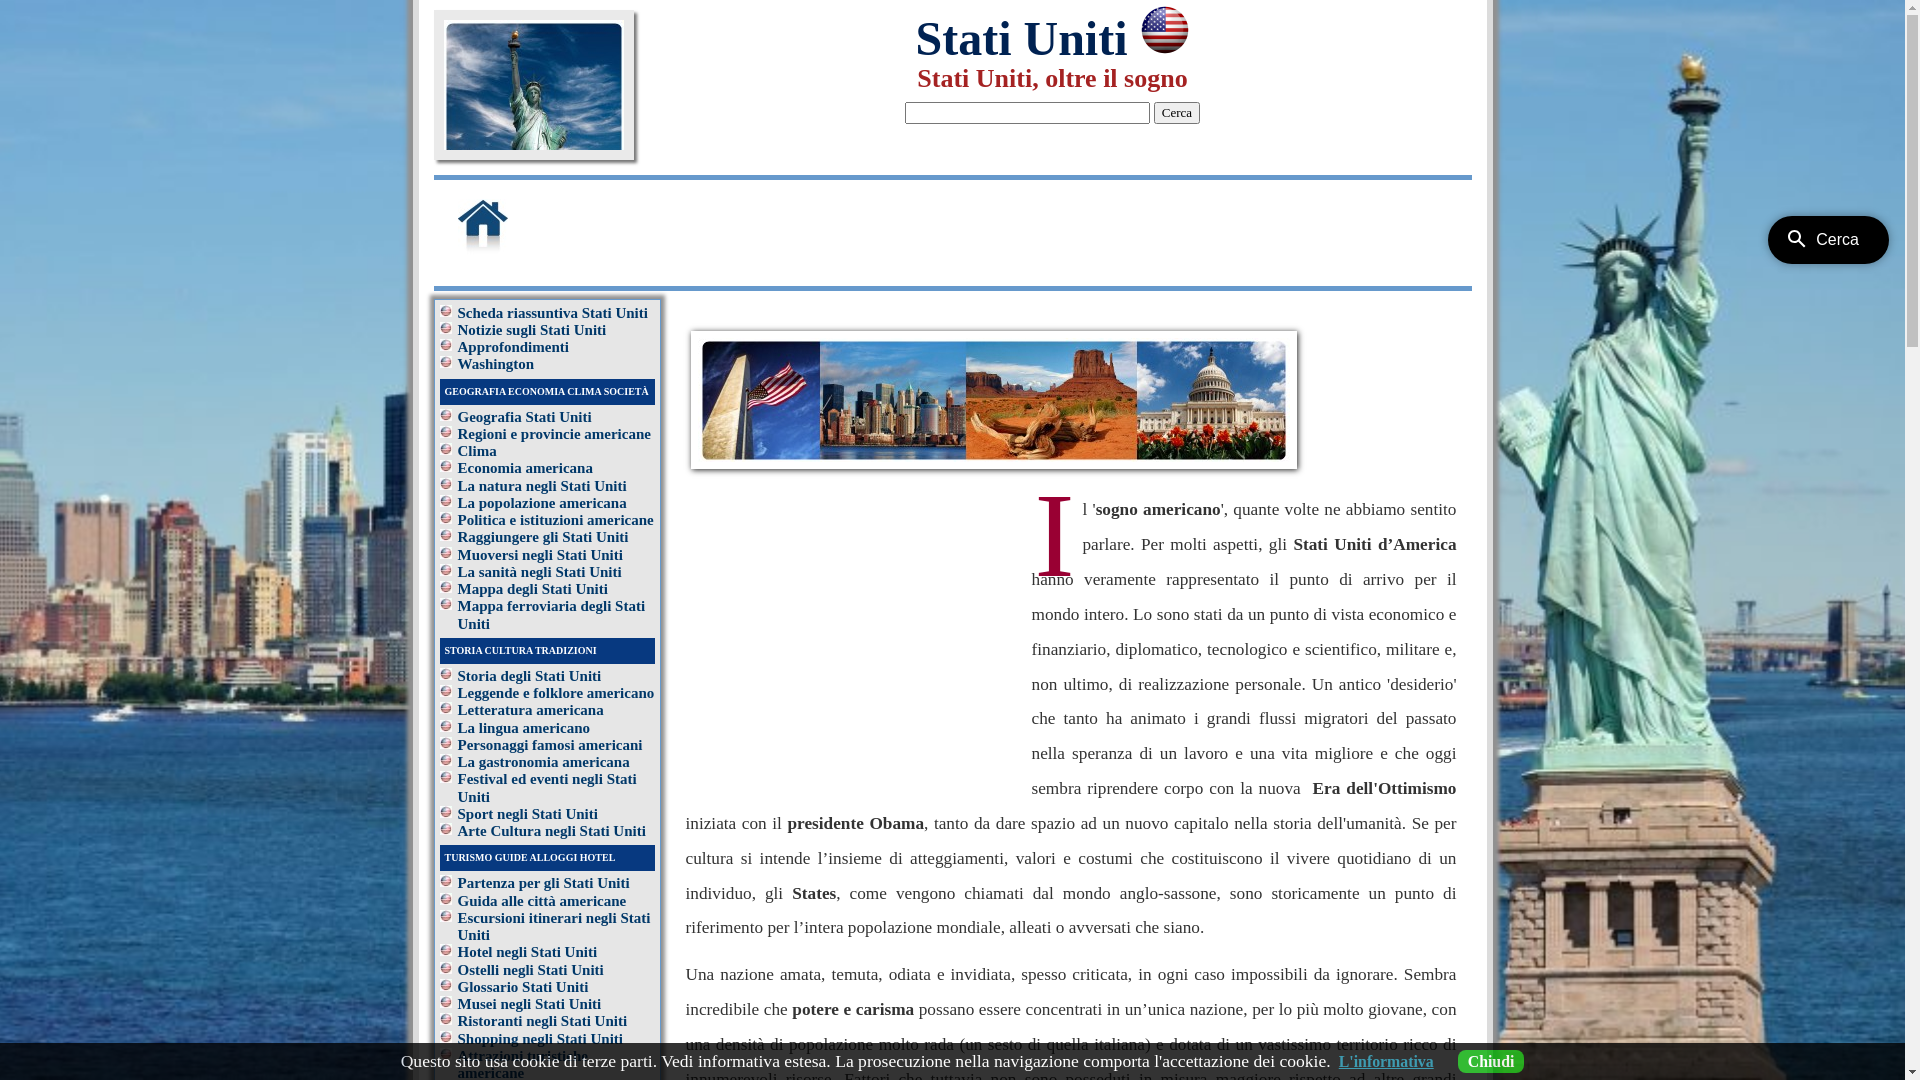 This screenshot has height=1080, width=1920. Describe the element at coordinates (528, 951) in the screenshot. I see `'Hotel negli Stati Uniti'` at that location.